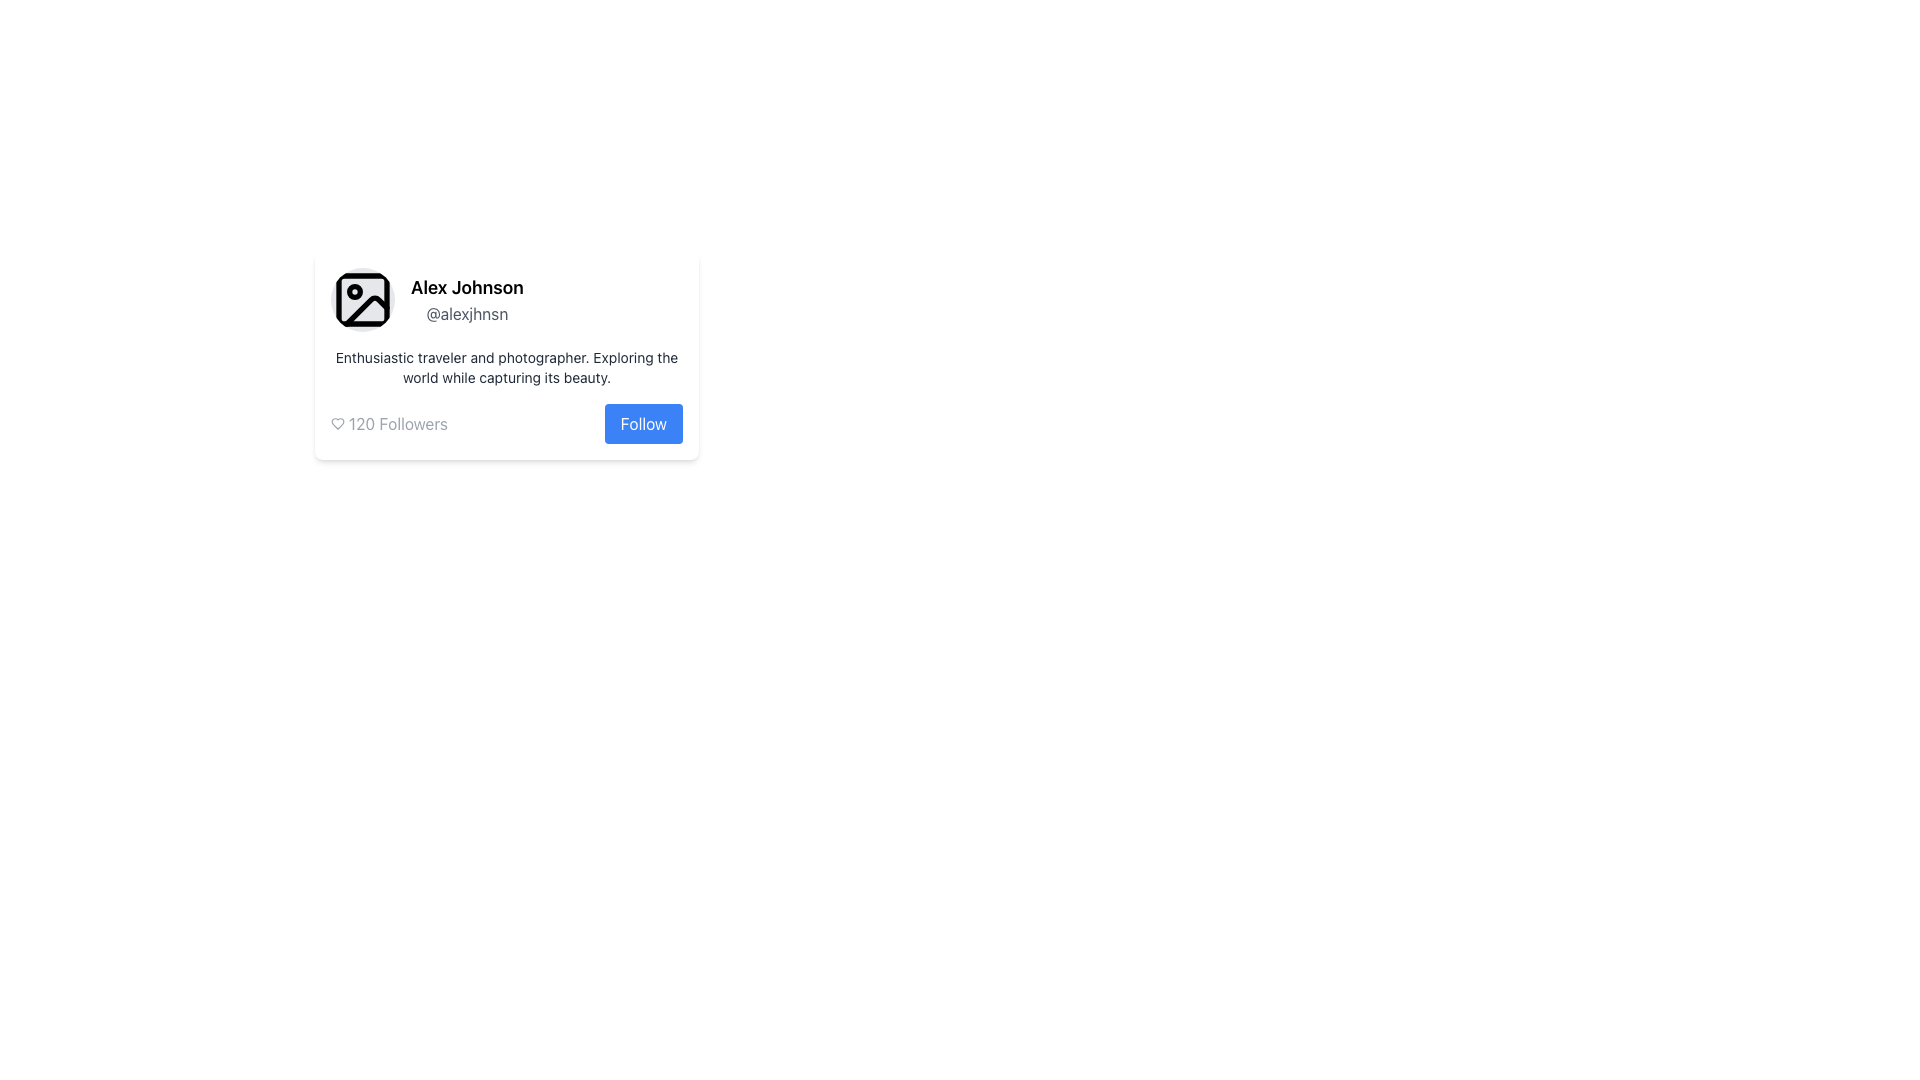 The image size is (1920, 1080). I want to click on the small rectangular component with rounded corners that serves as a background within the profile image placeholder above the text 'Alex Johnson @alexjhsn', so click(363, 300).